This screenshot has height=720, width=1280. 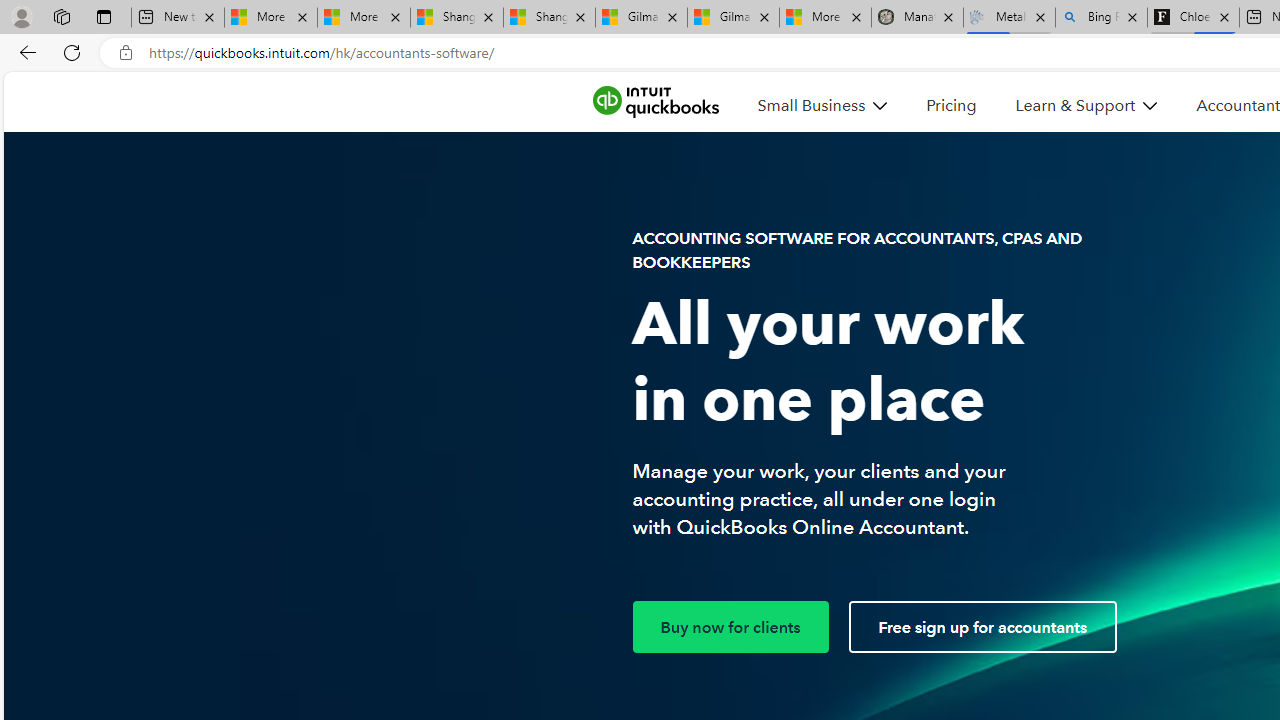 What do you see at coordinates (1150, 106) in the screenshot?
I see `'Class: MenuItem_dDown__f585abf6 MenuItem_white__f585abf6'` at bounding box center [1150, 106].